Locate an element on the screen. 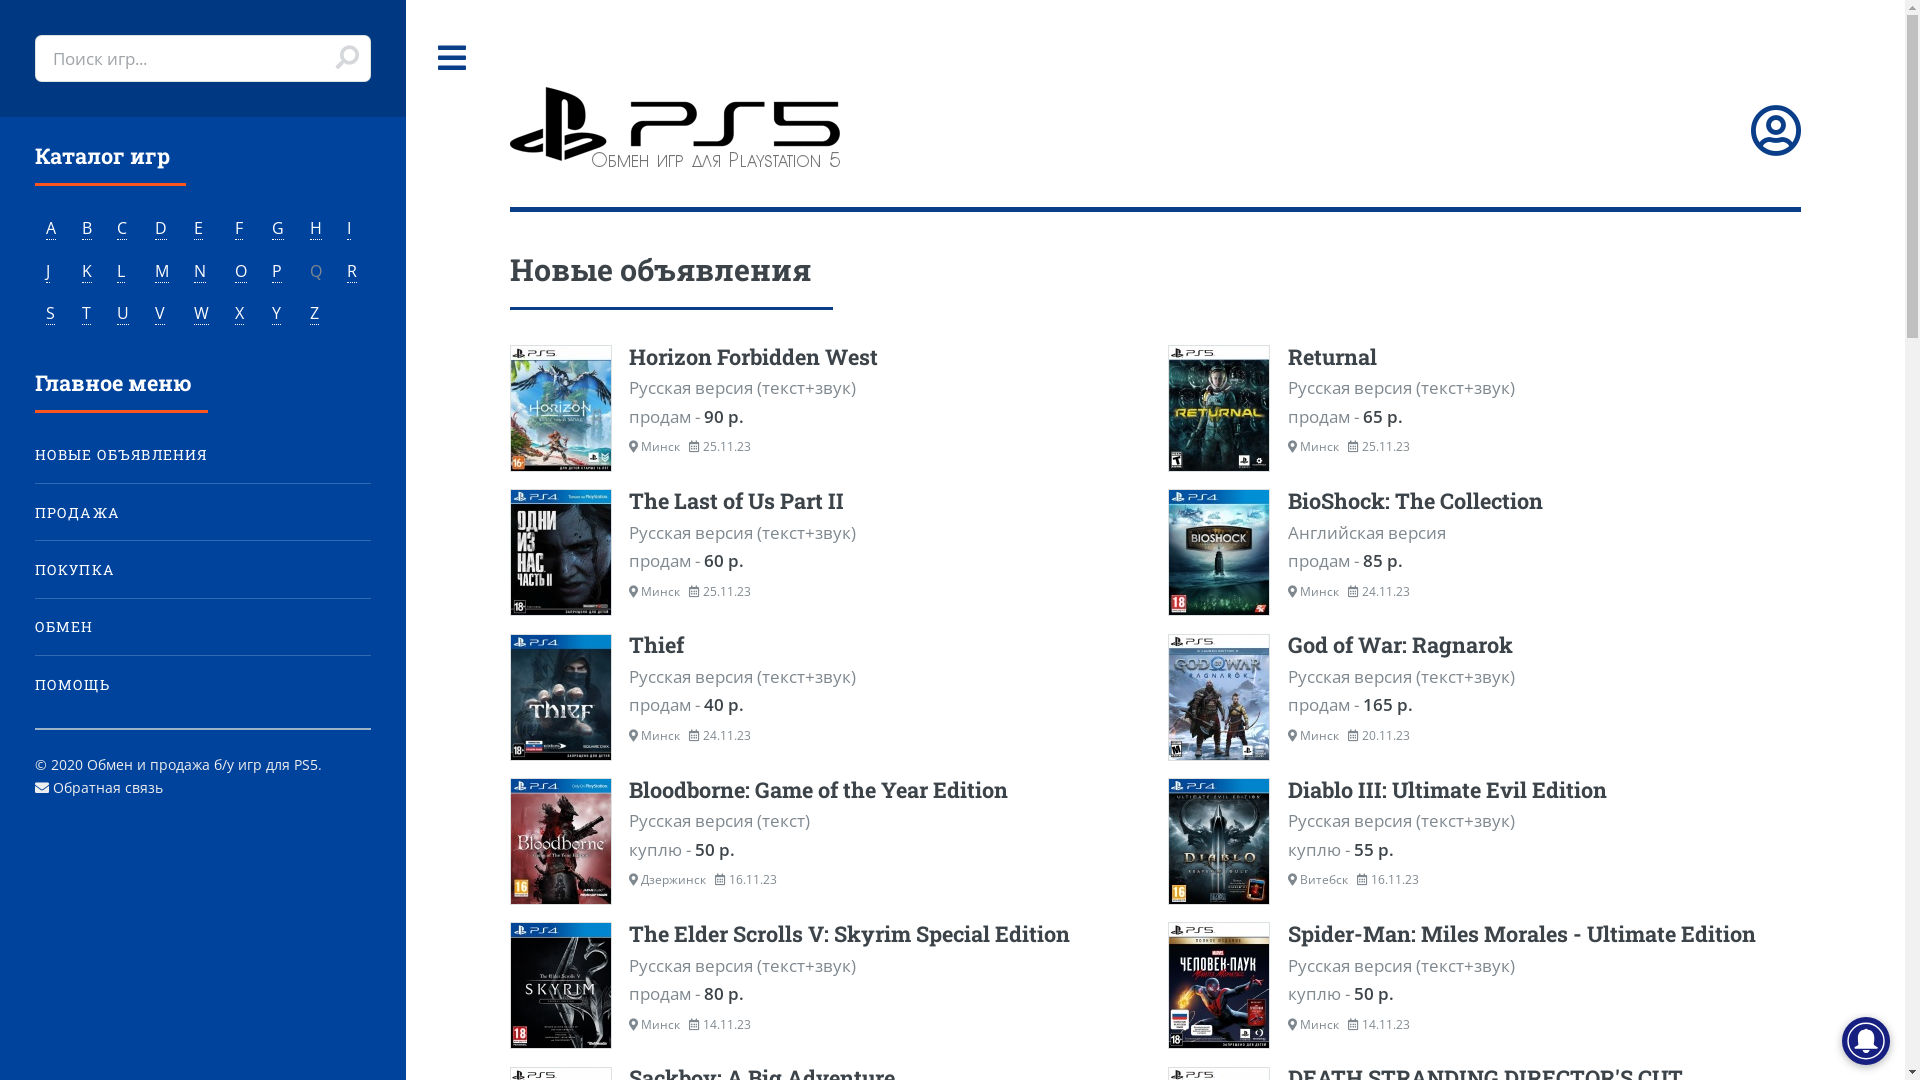 The image size is (1920, 1080). 'G' is located at coordinates (271, 227).